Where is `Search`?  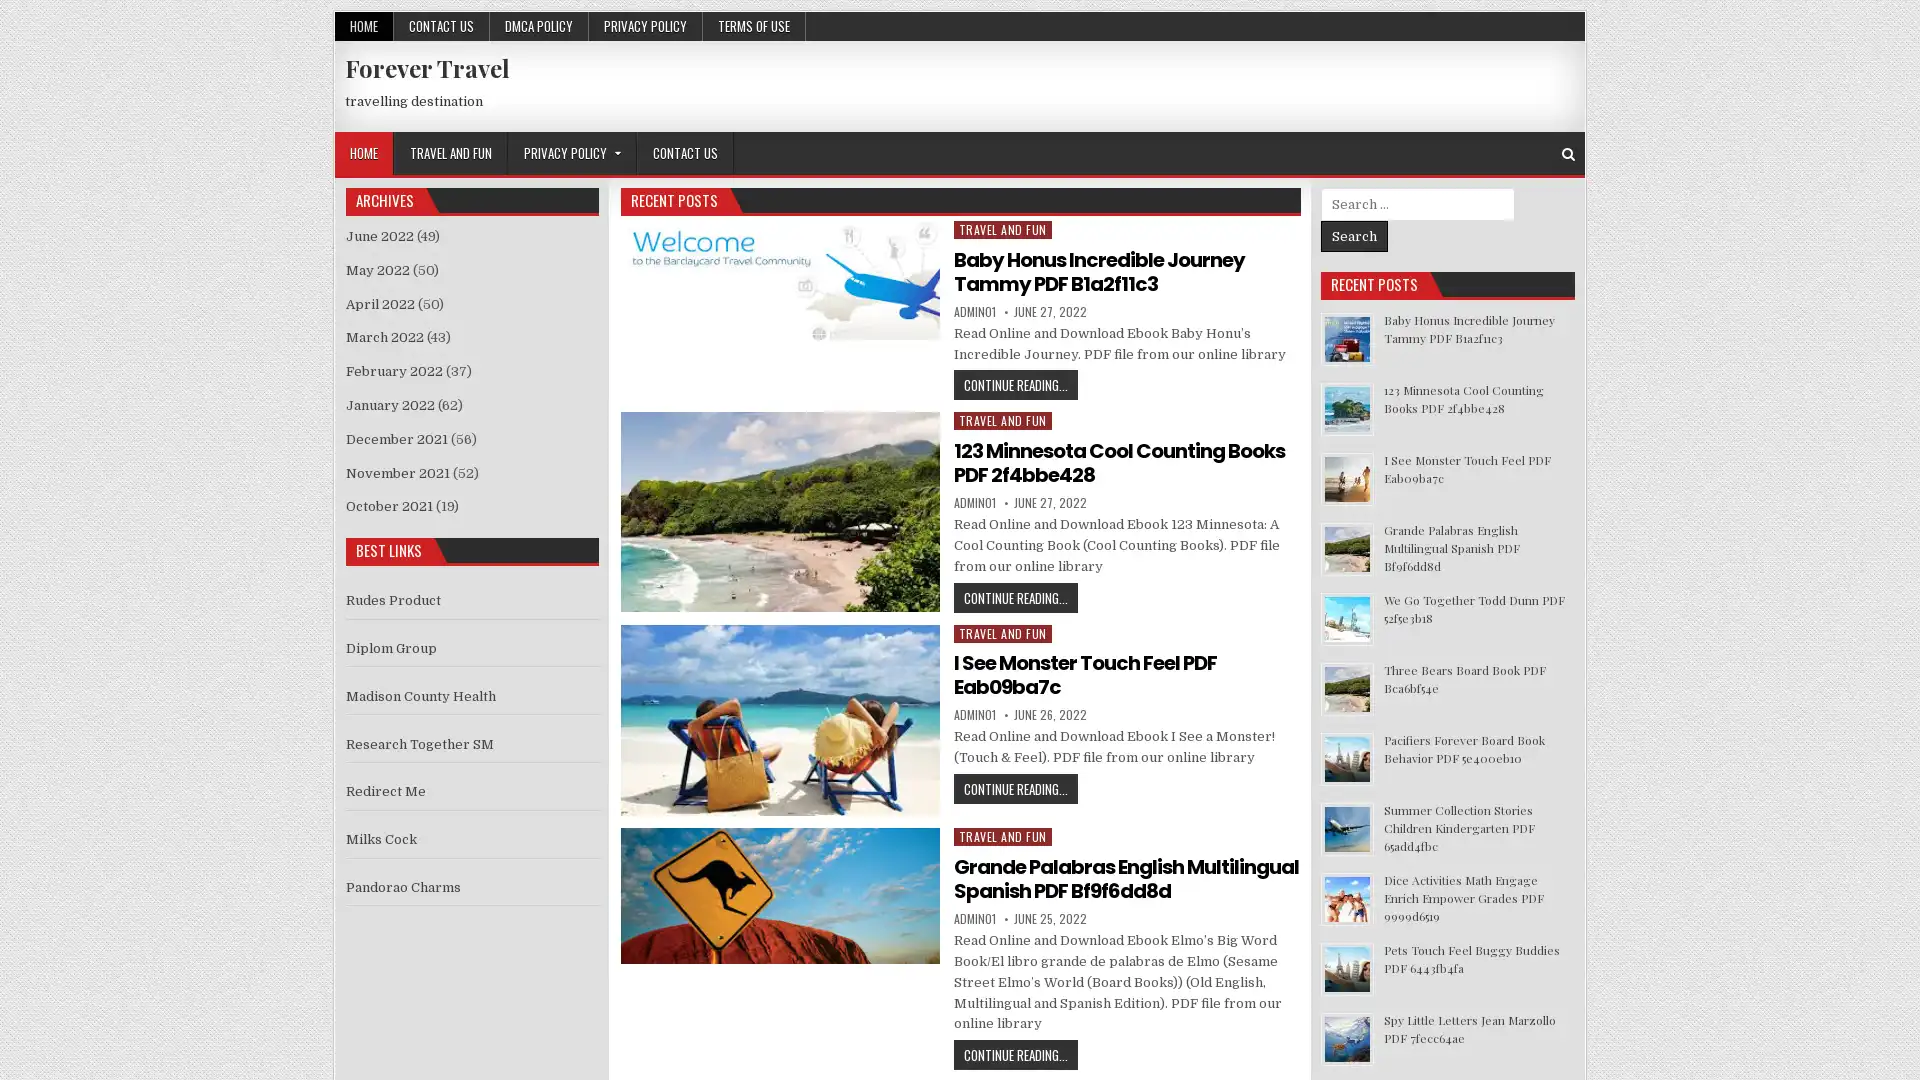 Search is located at coordinates (1354, 235).